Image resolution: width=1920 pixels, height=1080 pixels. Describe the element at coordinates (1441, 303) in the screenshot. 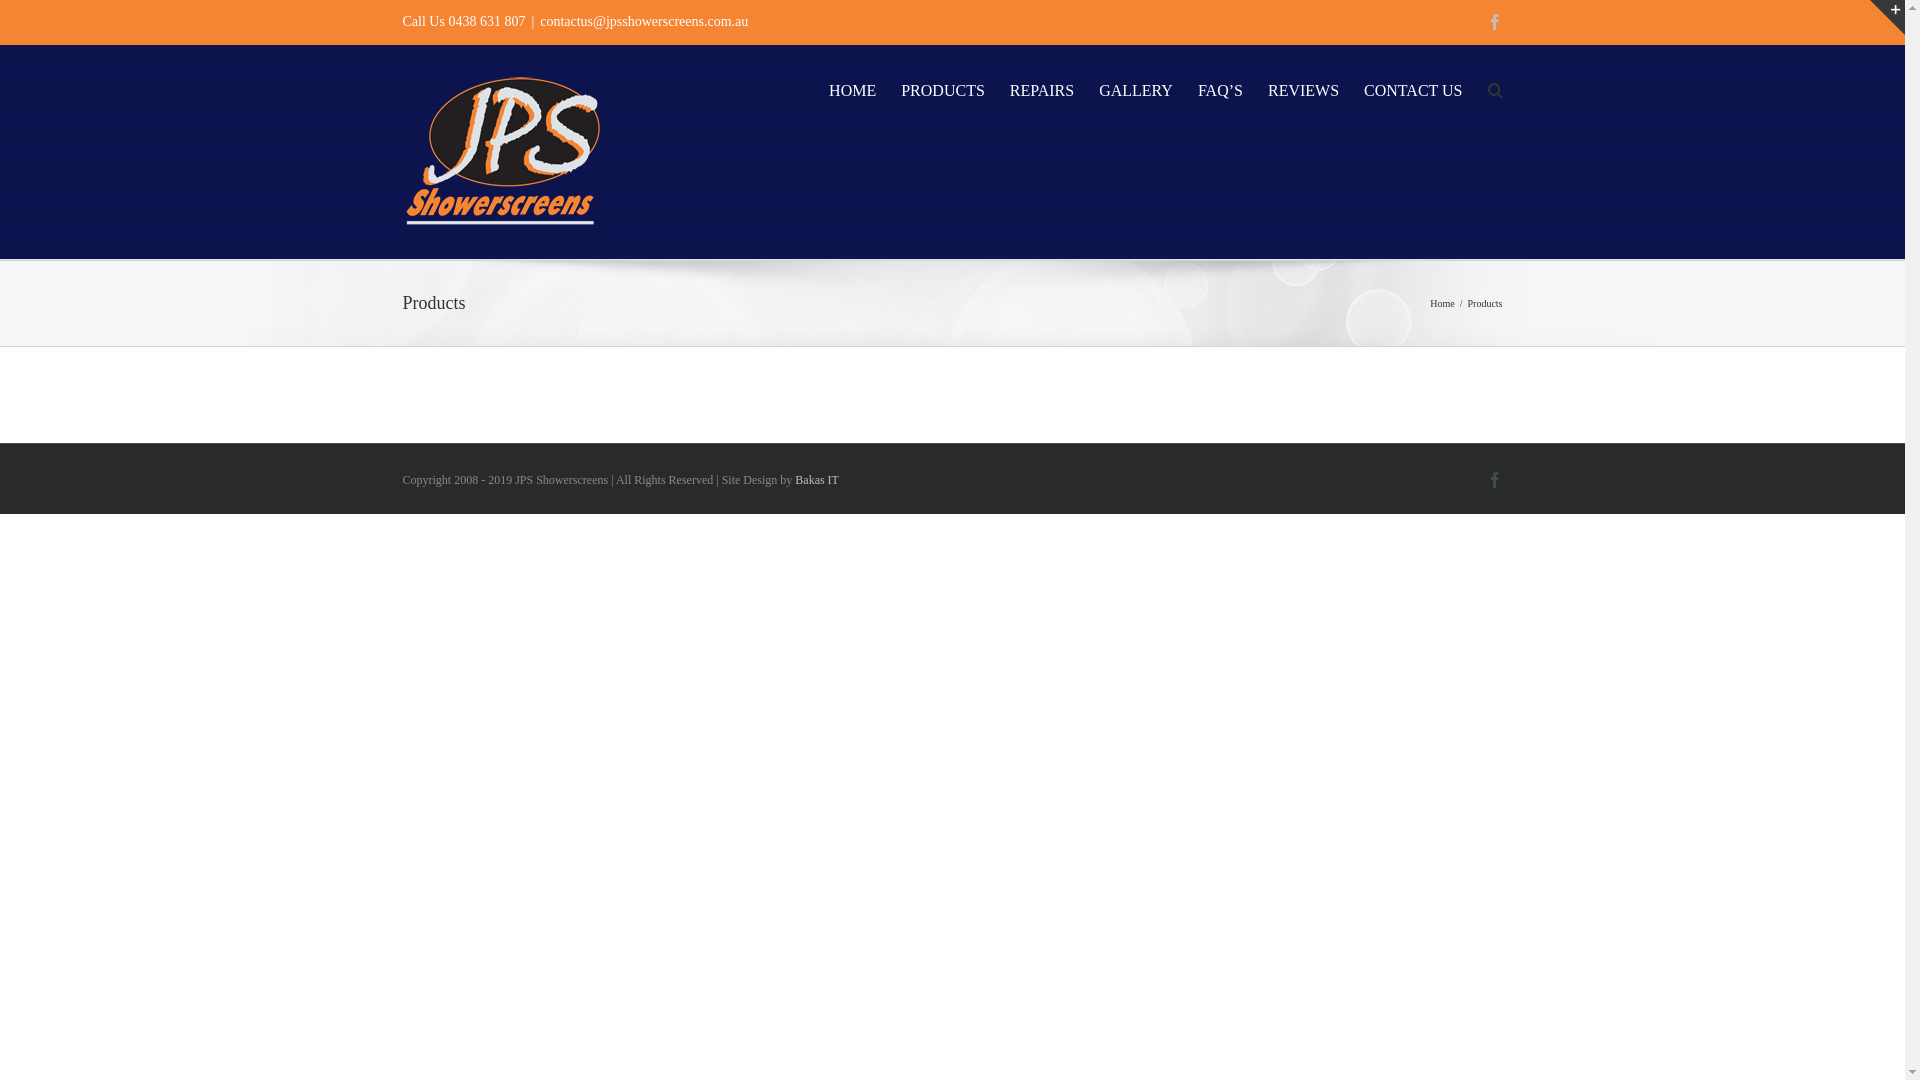

I see `'Home'` at that location.